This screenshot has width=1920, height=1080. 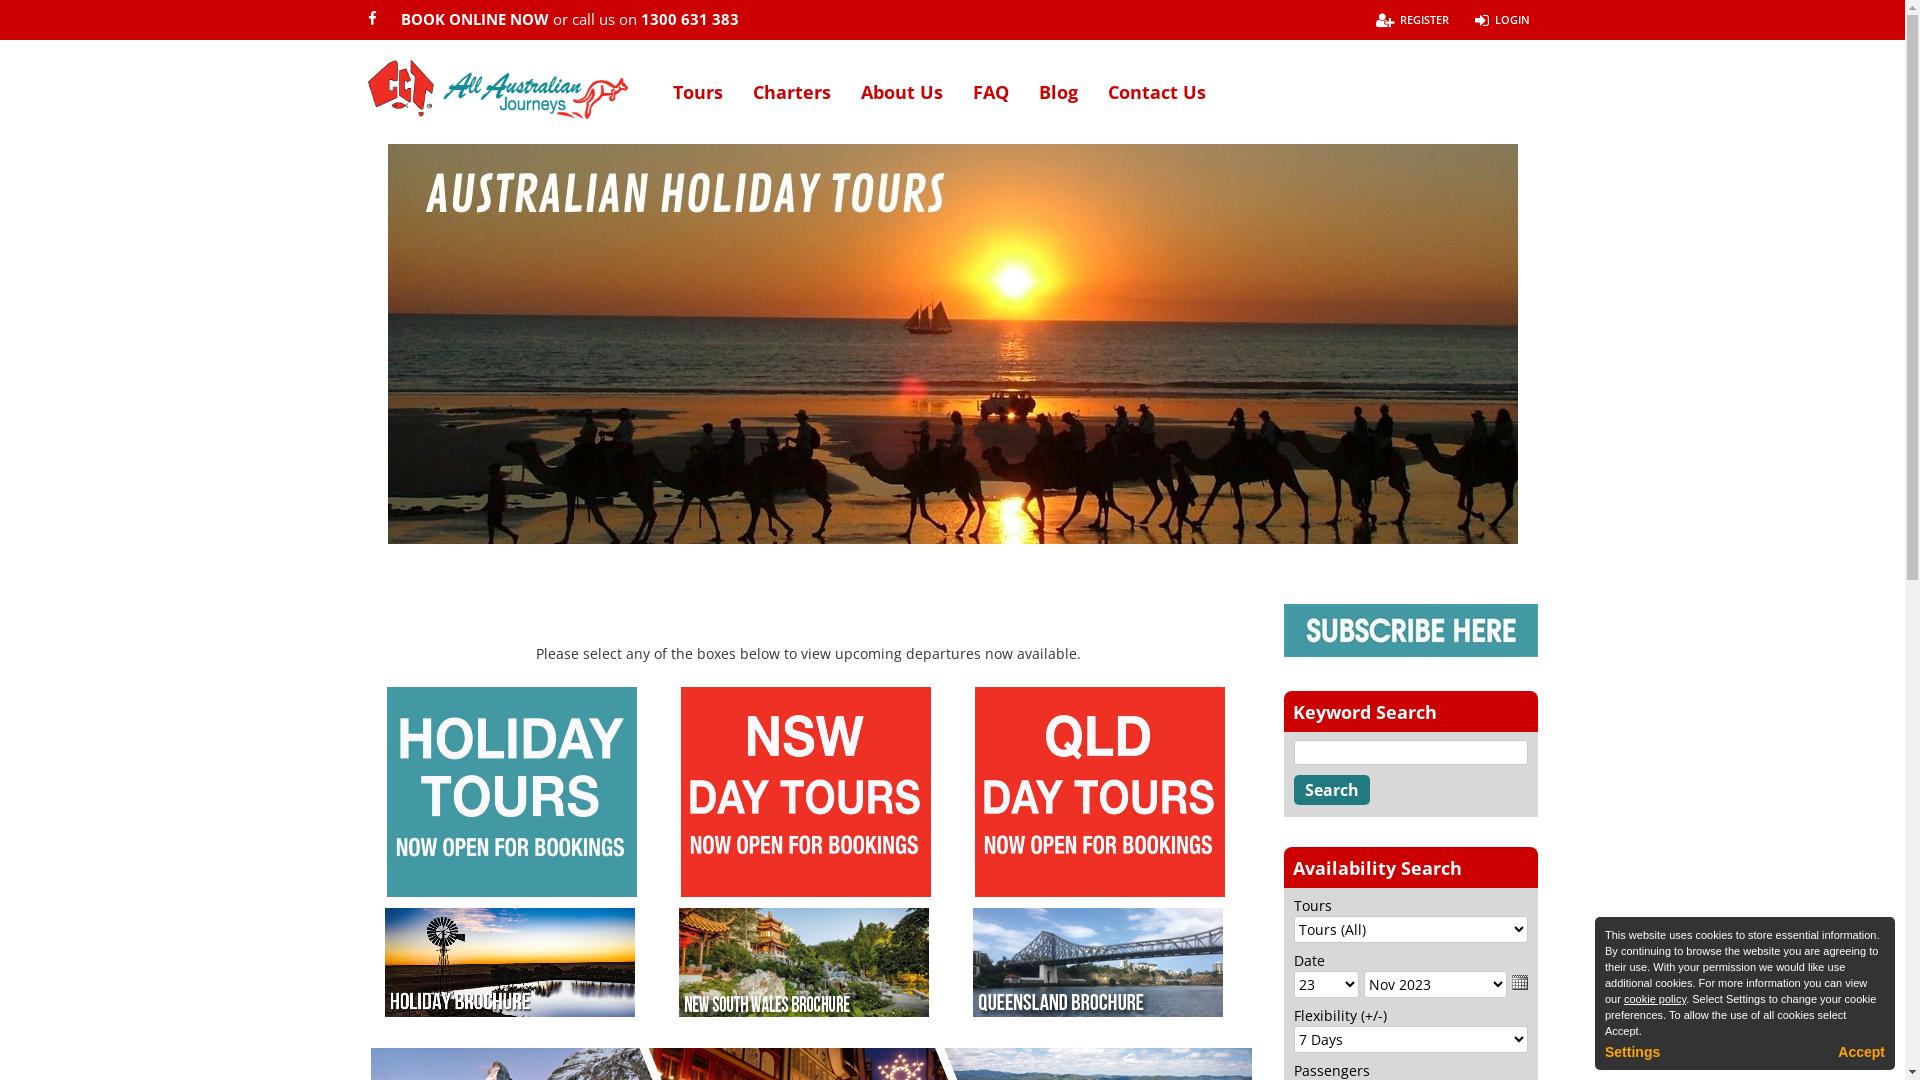 I want to click on 'Cross Country Tours | Tel: 07 3869 7444', so click(x=498, y=88).